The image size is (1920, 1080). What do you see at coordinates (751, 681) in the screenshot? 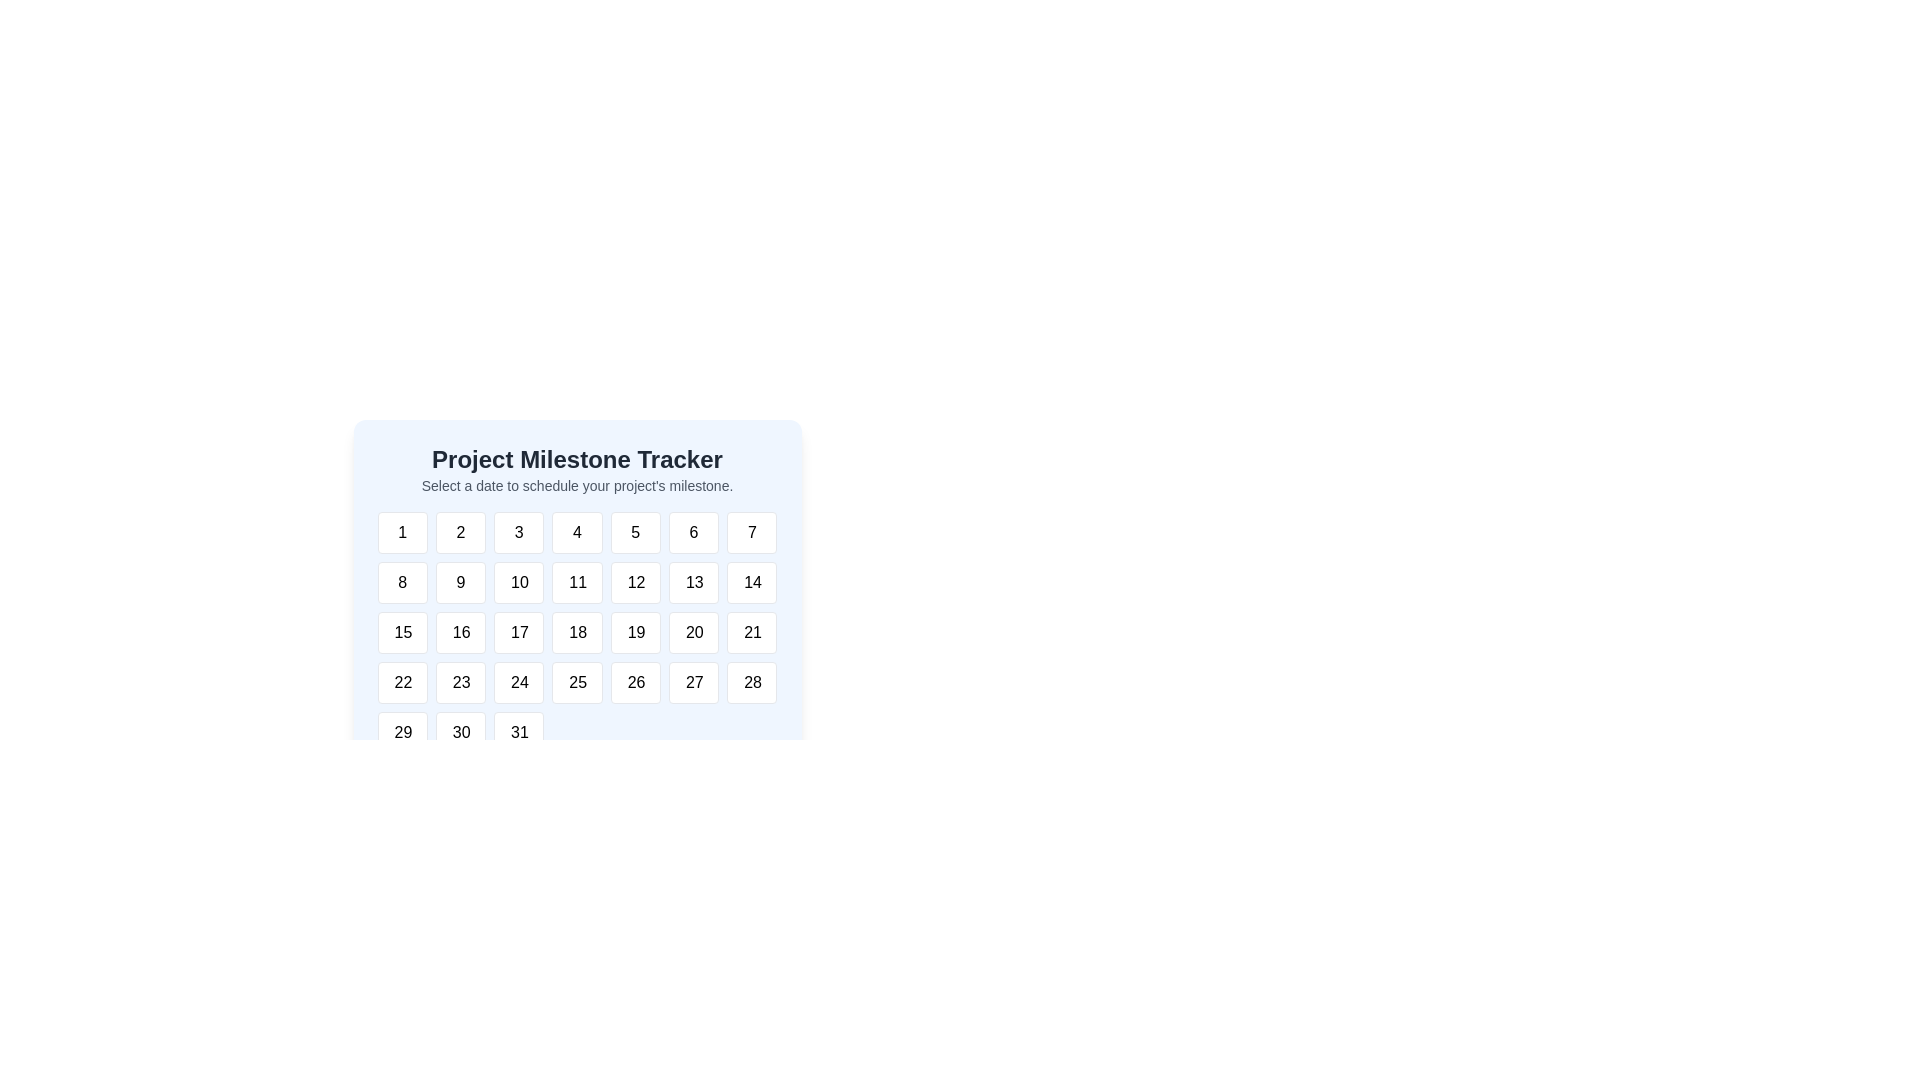
I see `the rectangular button with the number '28' in black text, located in the seventh column of the fourth row of the calendar grid` at bounding box center [751, 681].